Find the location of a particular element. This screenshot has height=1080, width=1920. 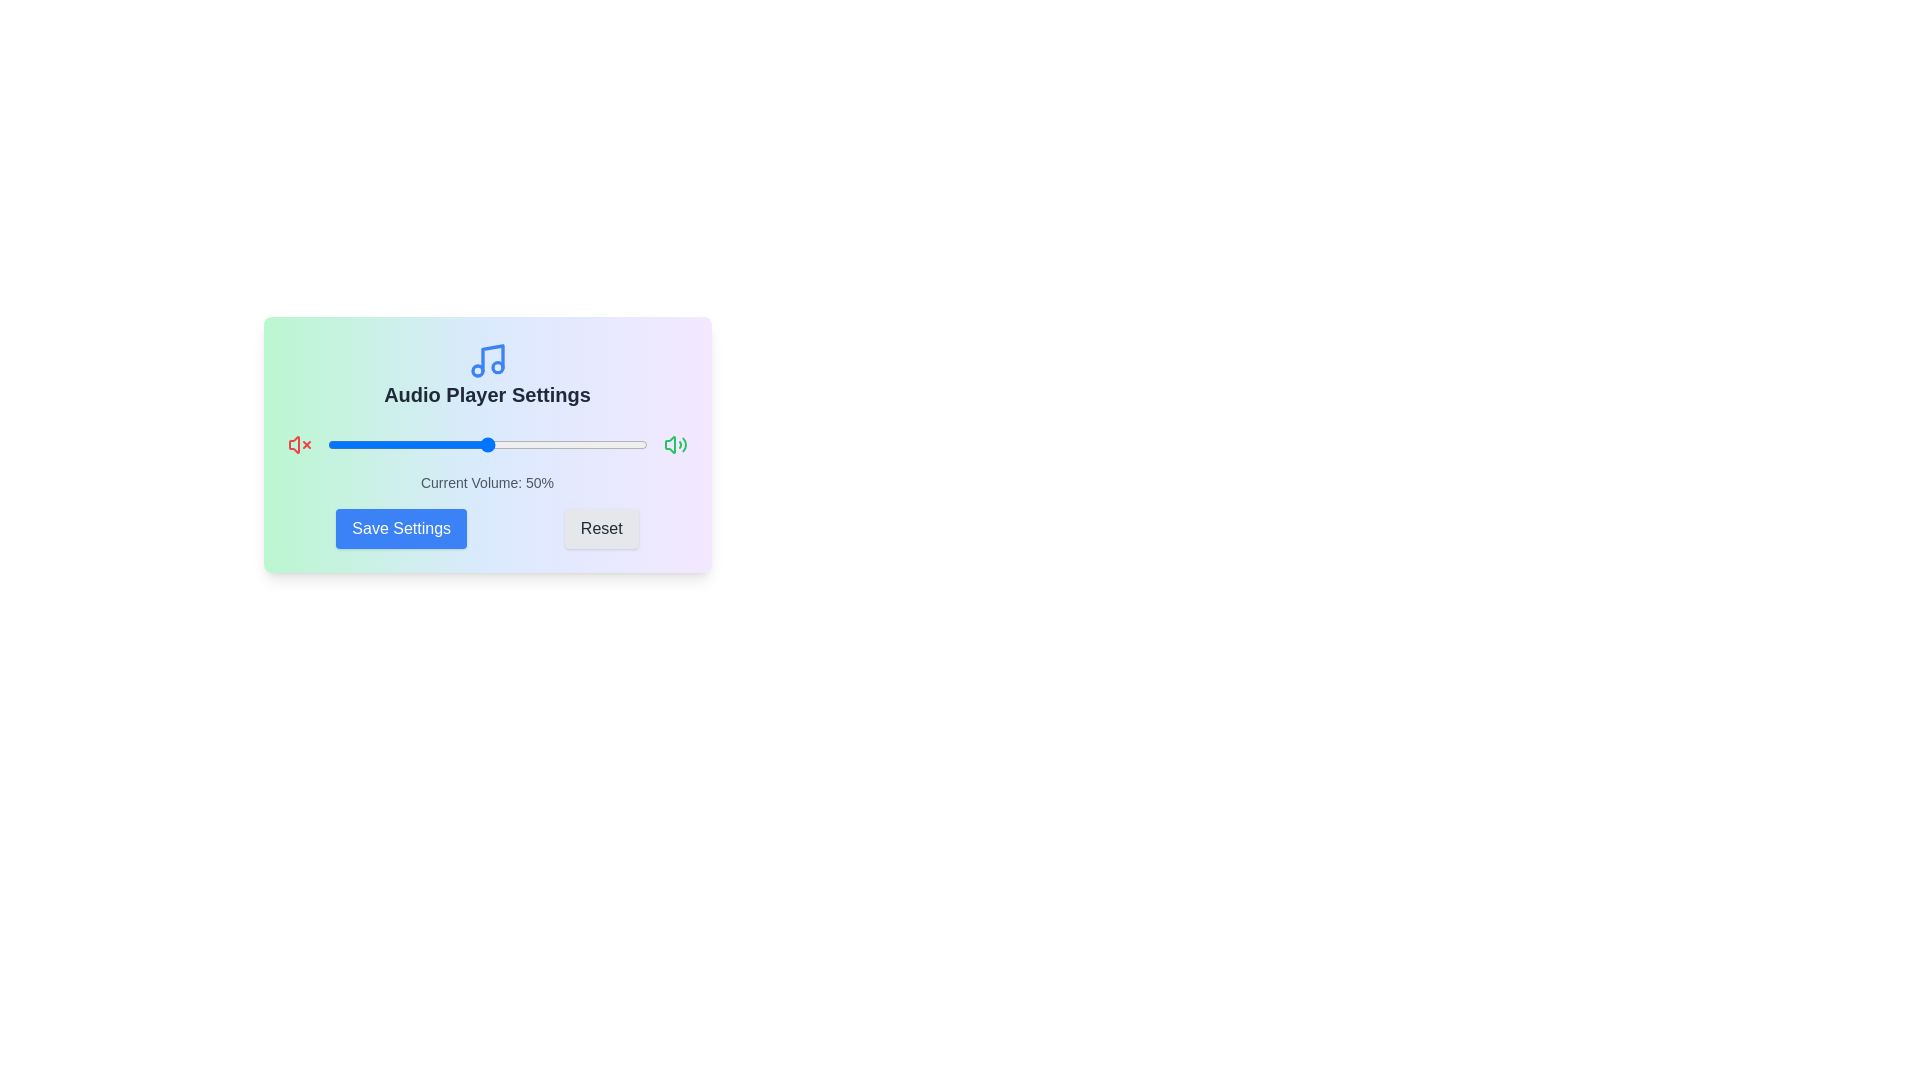

and drag the circular handle of the horizontal volume control slider, which is centrally placed between a red muted speaker icon and a green loud speaker icon, to adjust the volume is located at coordinates (487, 443).